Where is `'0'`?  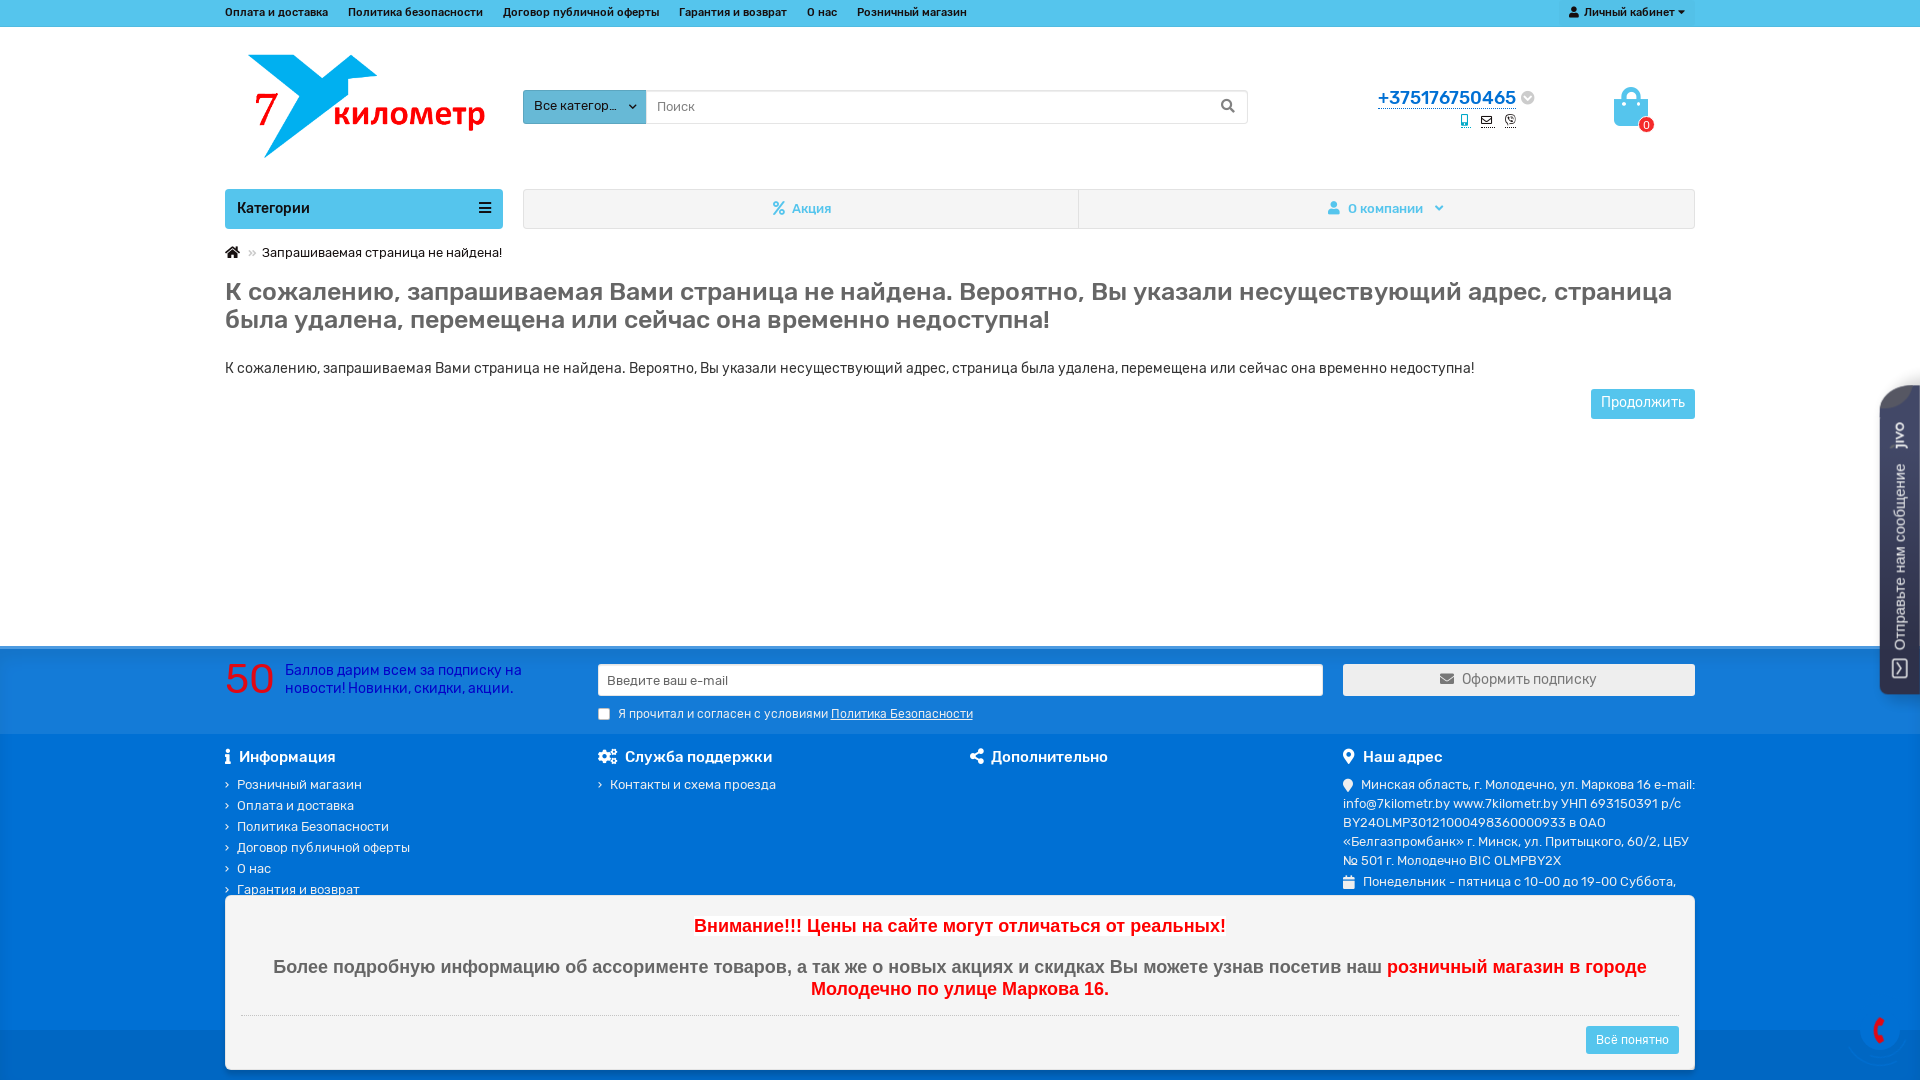
'0' is located at coordinates (1631, 107).